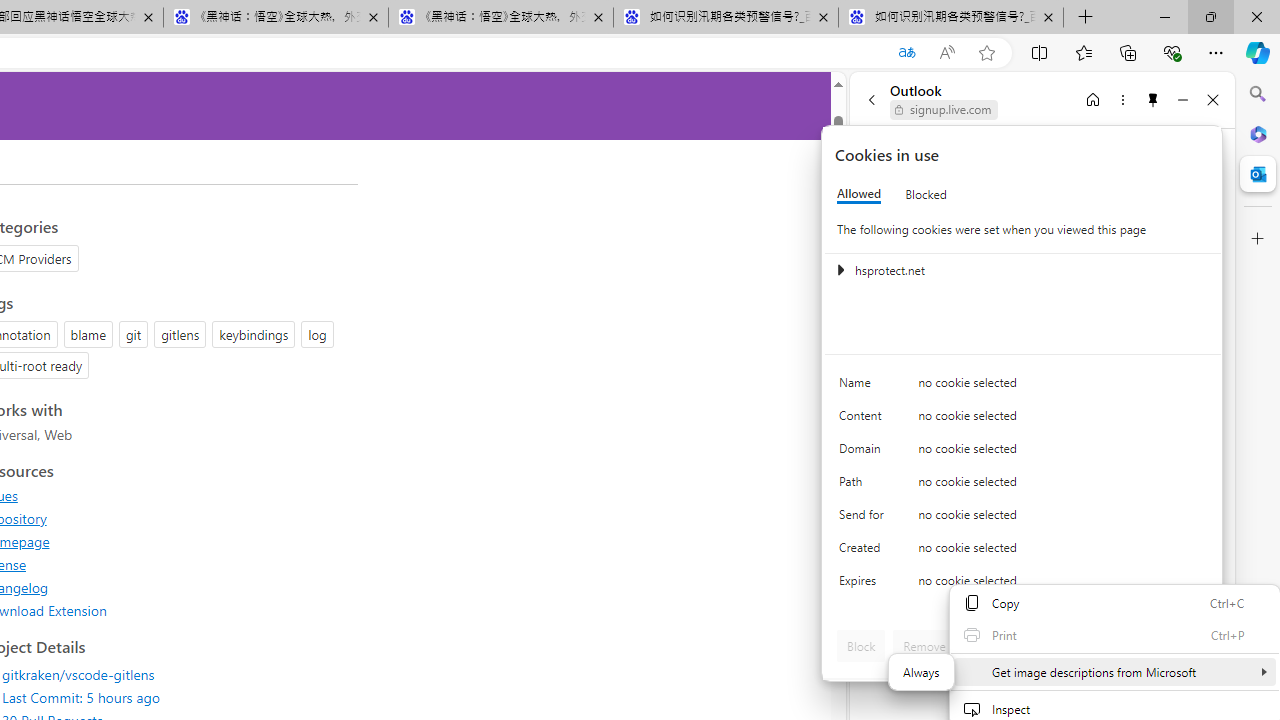 The image size is (1280, 720). What do you see at coordinates (923, 645) in the screenshot?
I see `'Remove'` at bounding box center [923, 645].